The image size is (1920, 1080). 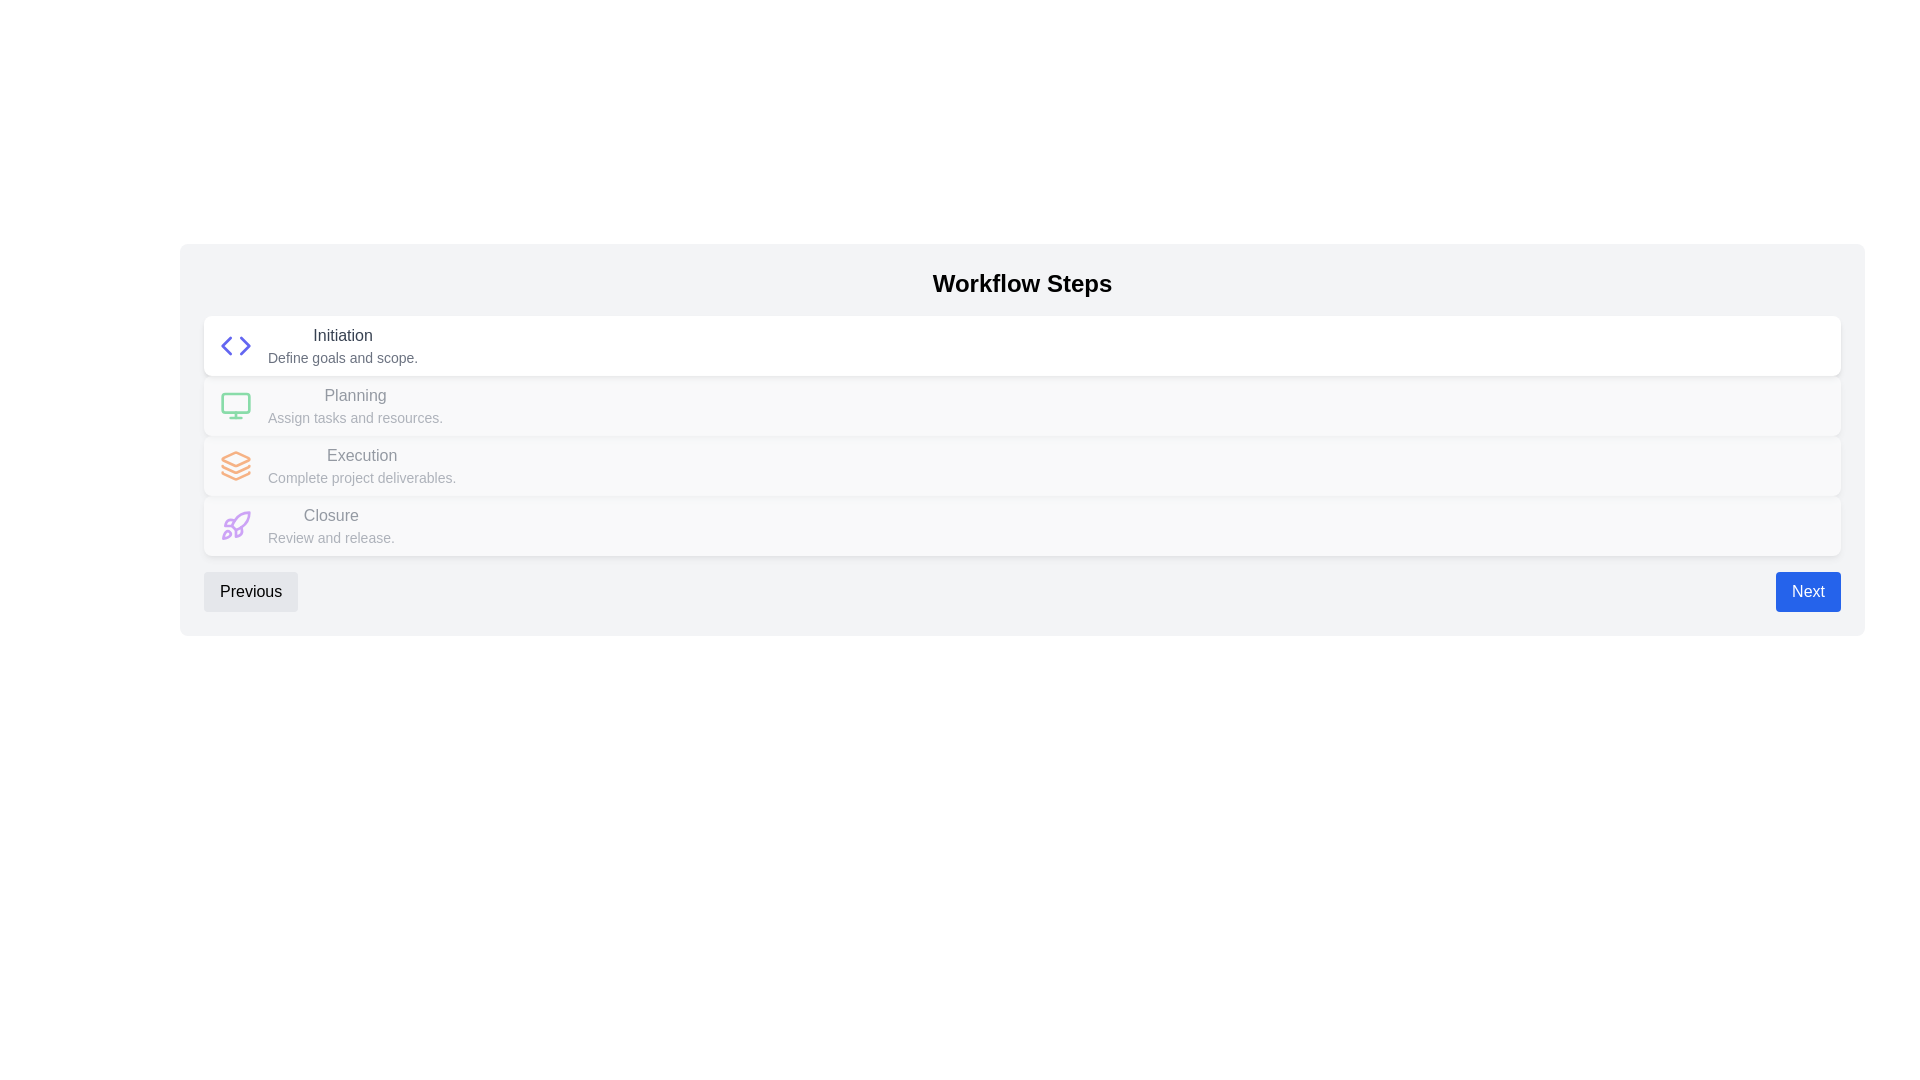 What do you see at coordinates (235, 402) in the screenshot?
I see `the SVG rectangle that represents a monitor icon in the 'Planning' step of the workflow` at bounding box center [235, 402].